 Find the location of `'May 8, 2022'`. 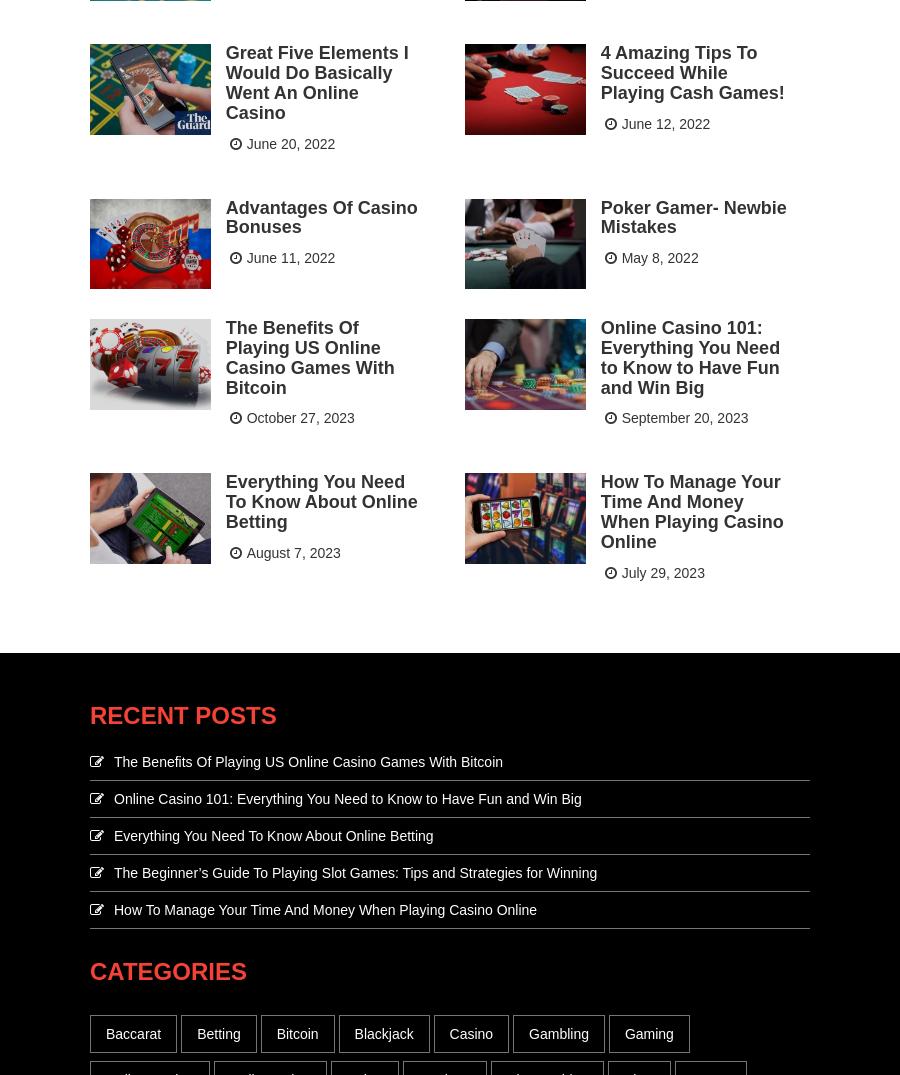

'May 8, 2022' is located at coordinates (621, 257).